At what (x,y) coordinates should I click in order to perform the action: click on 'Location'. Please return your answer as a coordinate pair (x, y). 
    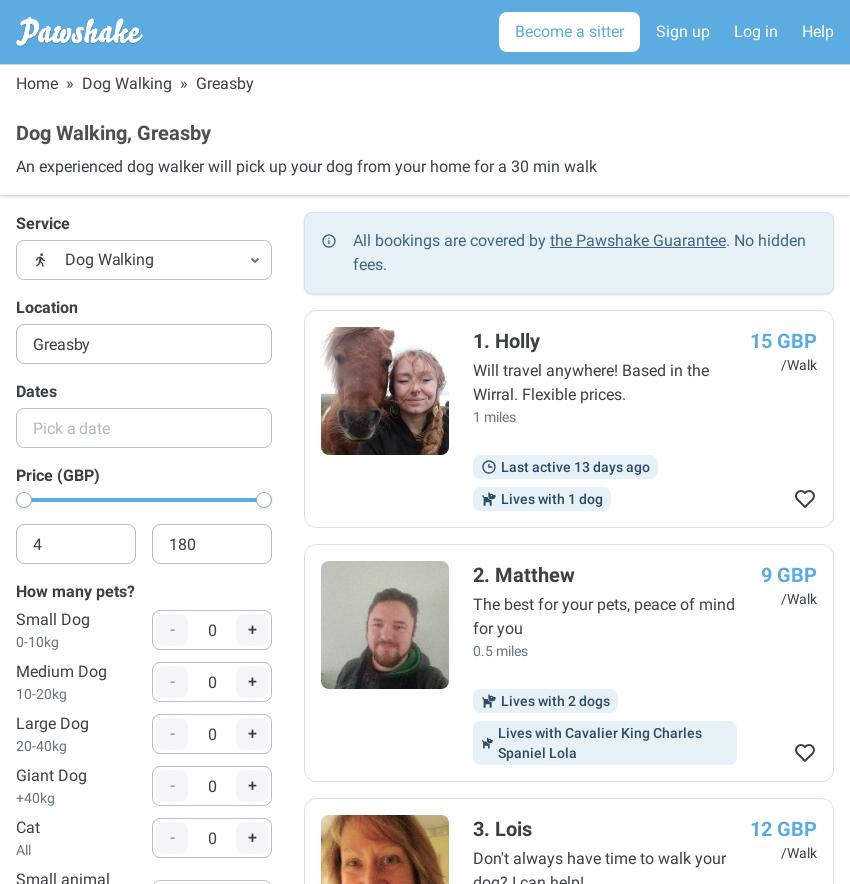
    Looking at the image, I should click on (47, 307).